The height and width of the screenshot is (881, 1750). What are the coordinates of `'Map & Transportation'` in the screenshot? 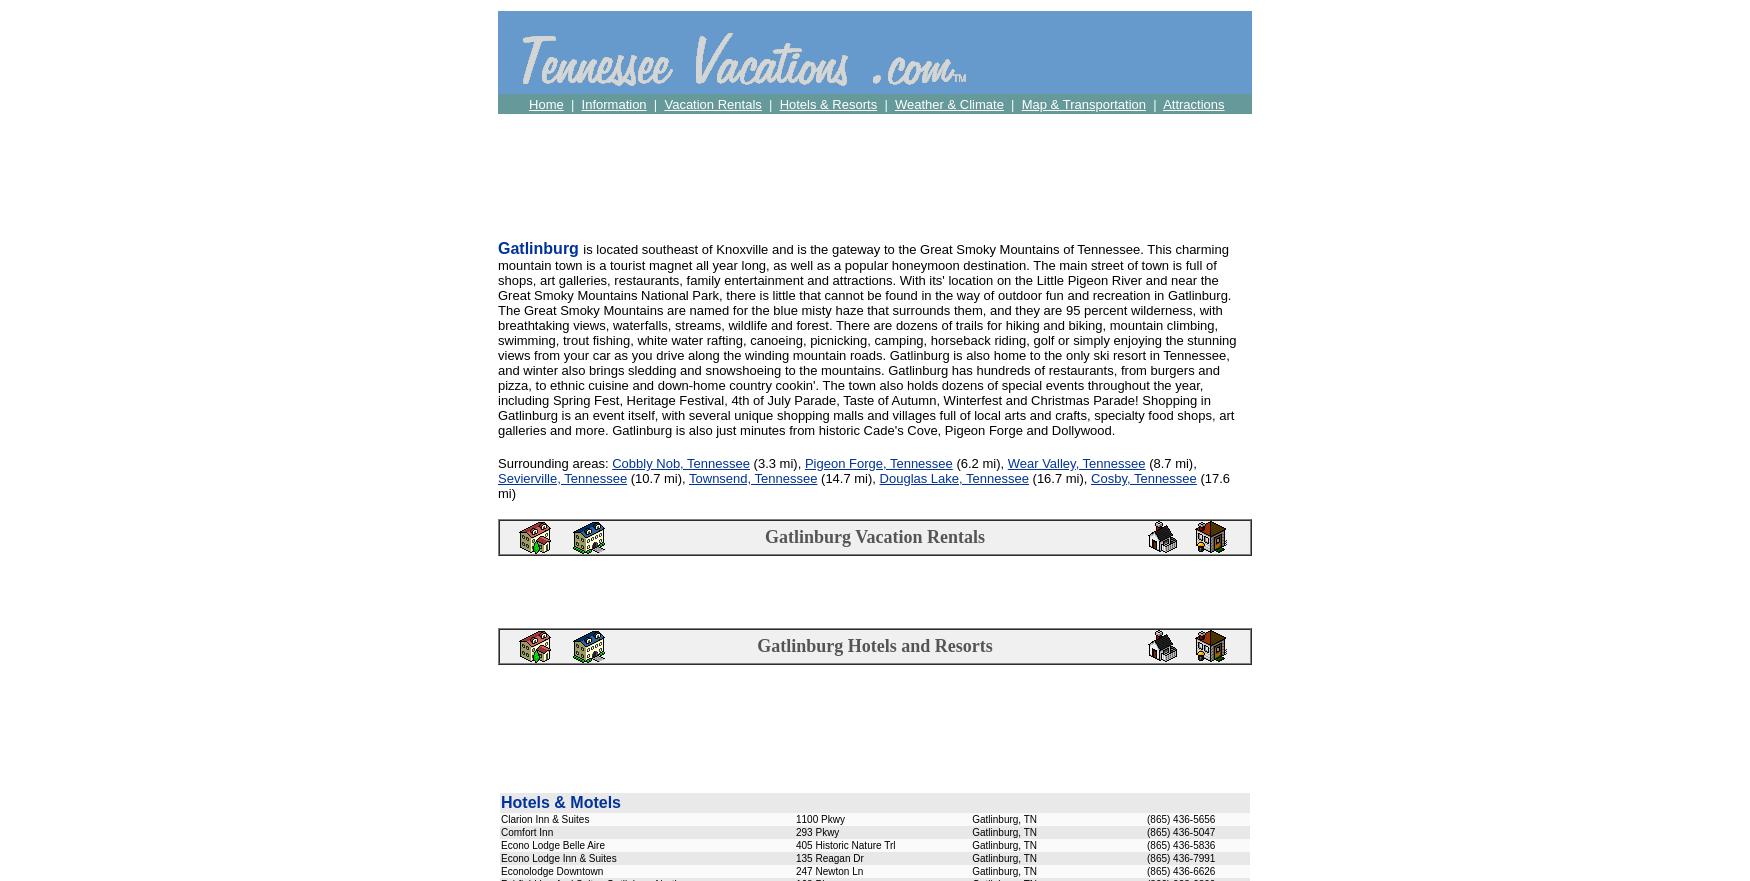 It's located at (1019, 103).